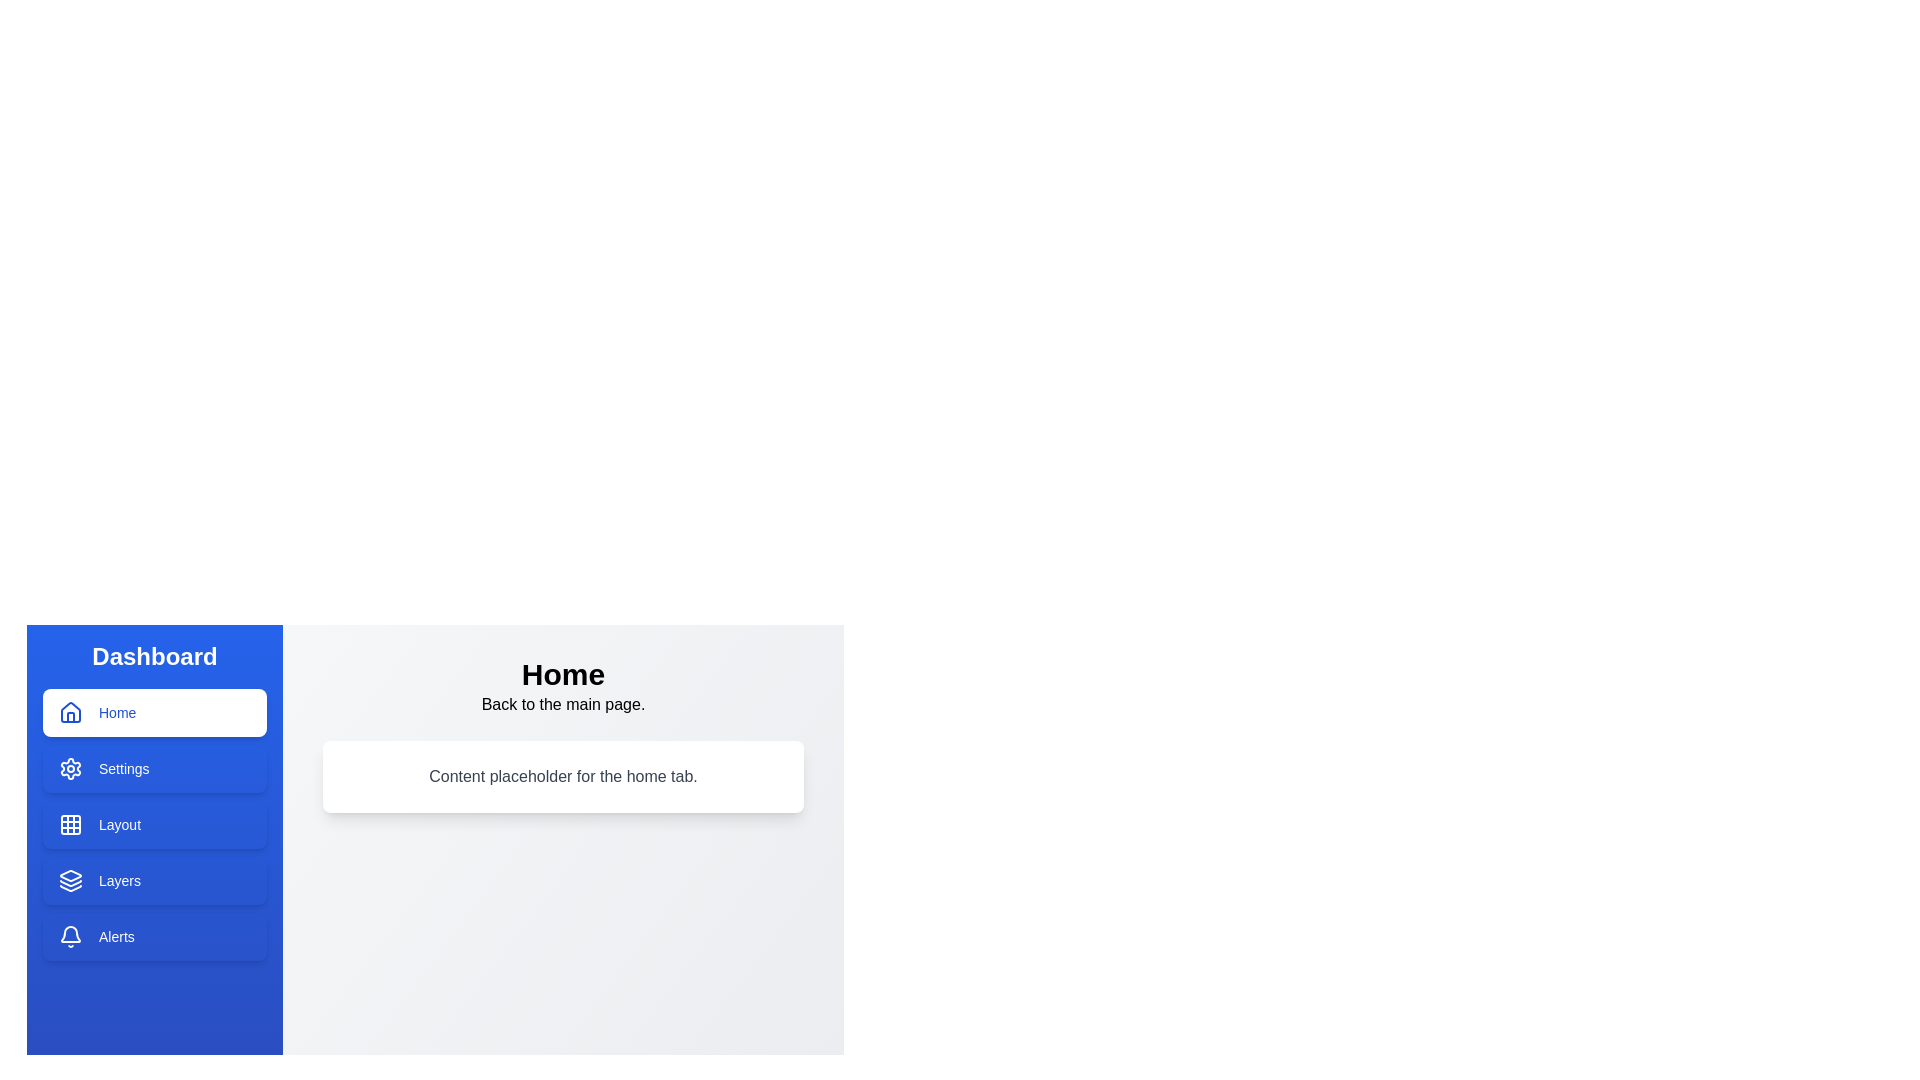 The height and width of the screenshot is (1080, 1920). Describe the element at coordinates (153, 937) in the screenshot. I see `the Alerts tab to switch the displayed content` at that location.